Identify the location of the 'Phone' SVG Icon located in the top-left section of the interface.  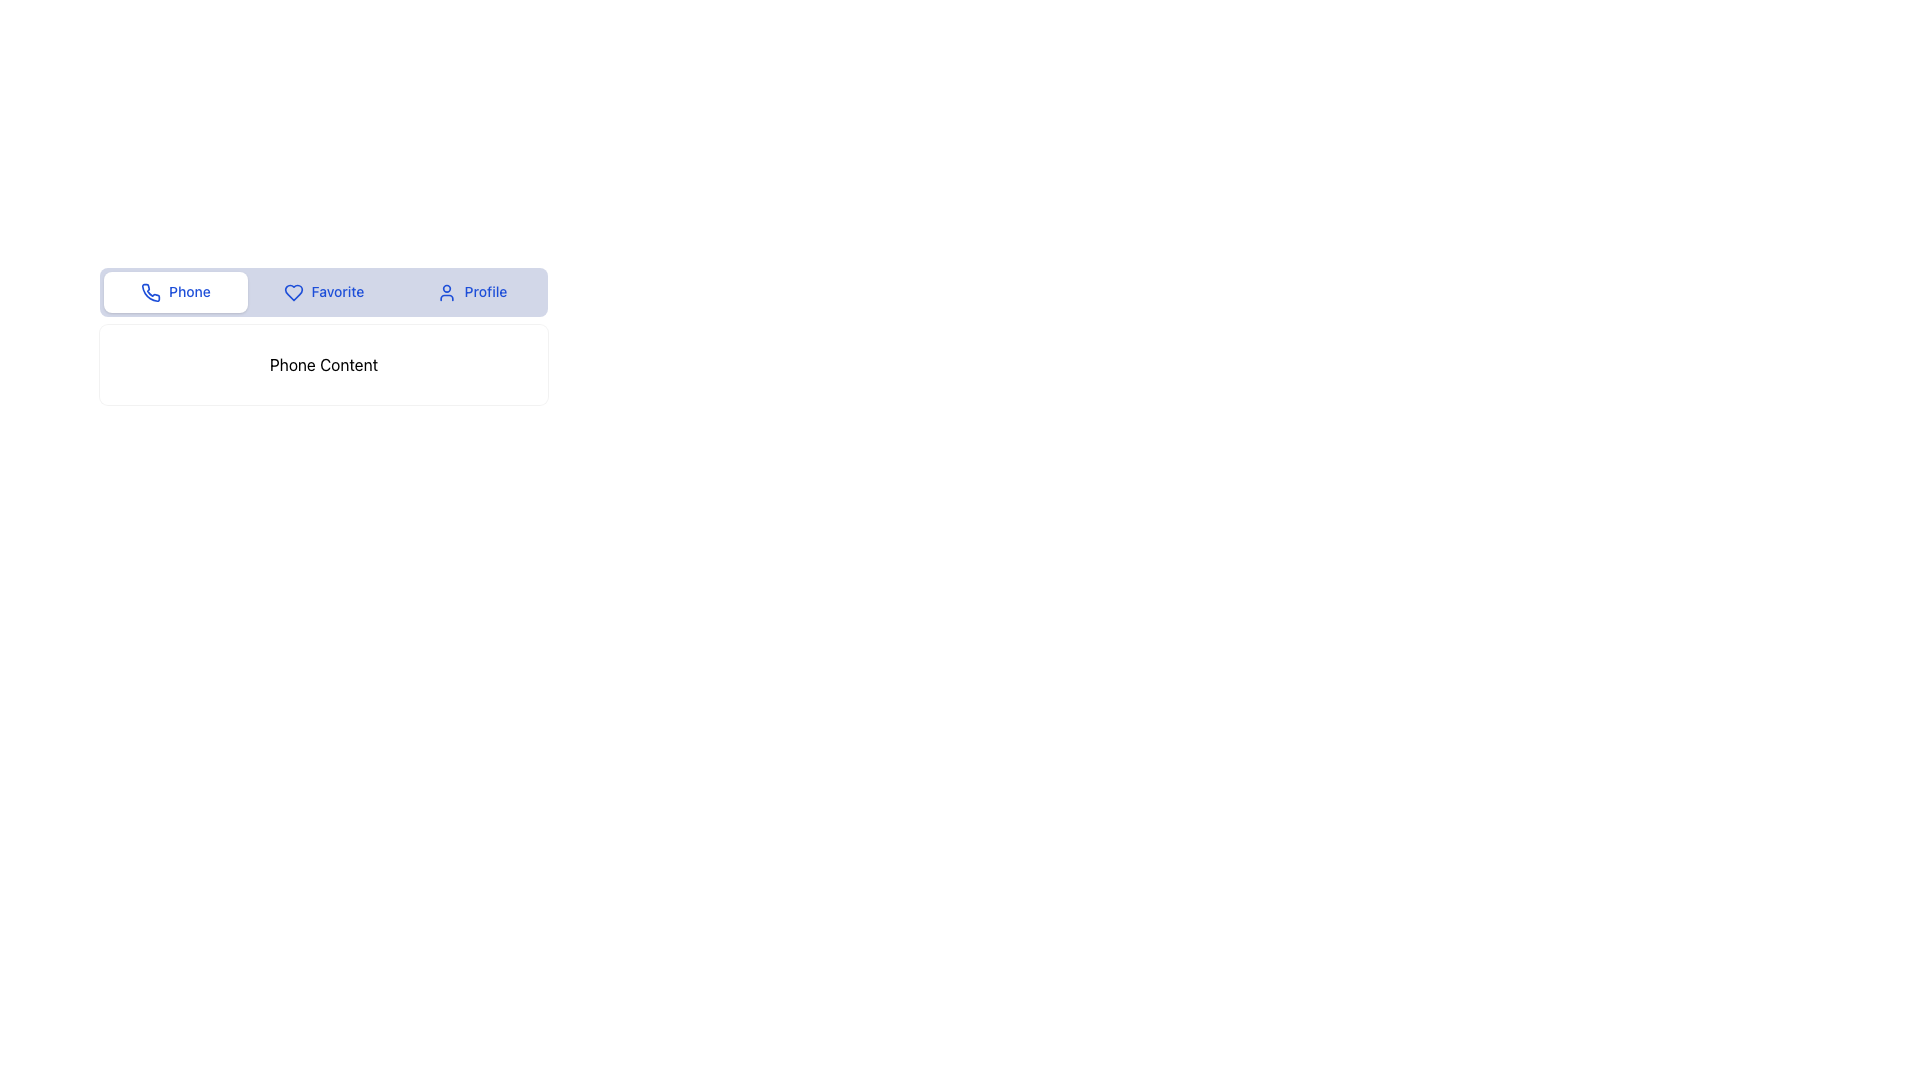
(150, 293).